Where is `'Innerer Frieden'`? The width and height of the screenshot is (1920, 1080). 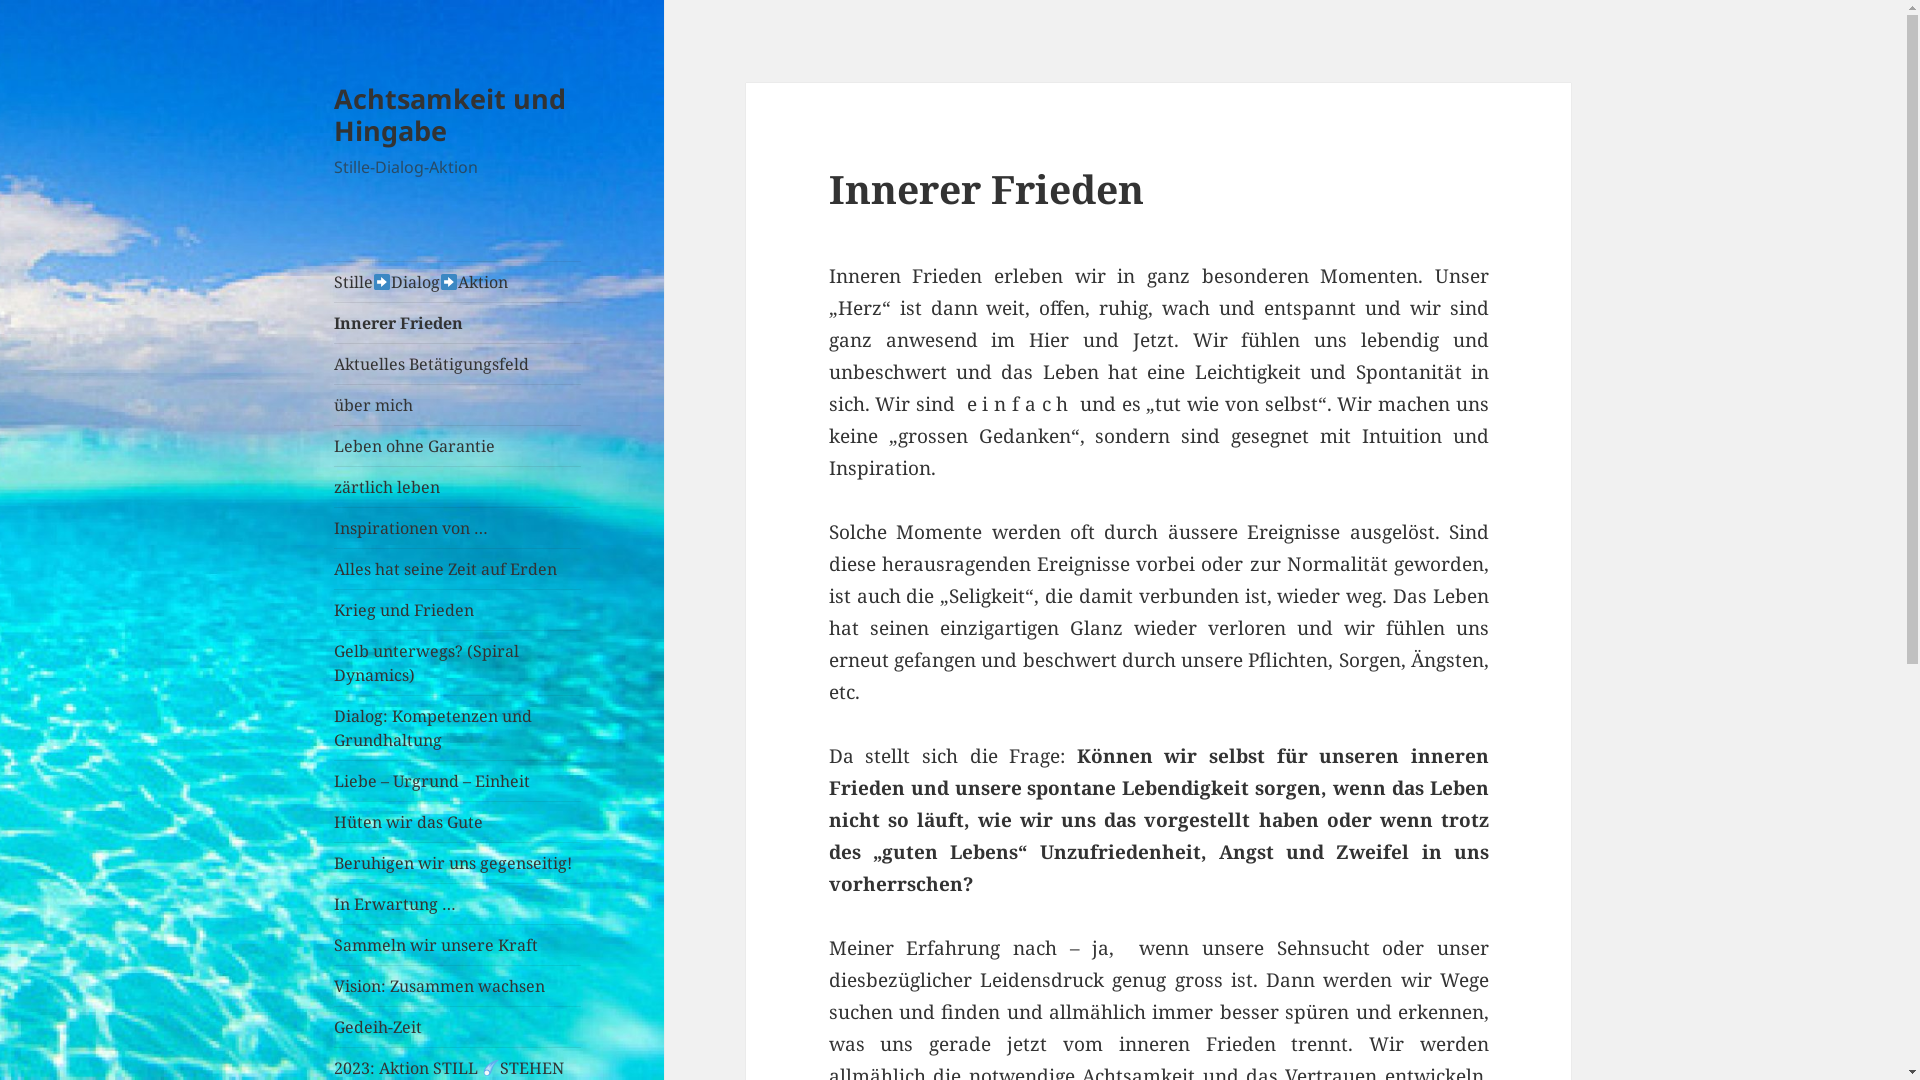
'Innerer Frieden' is located at coordinates (456, 322).